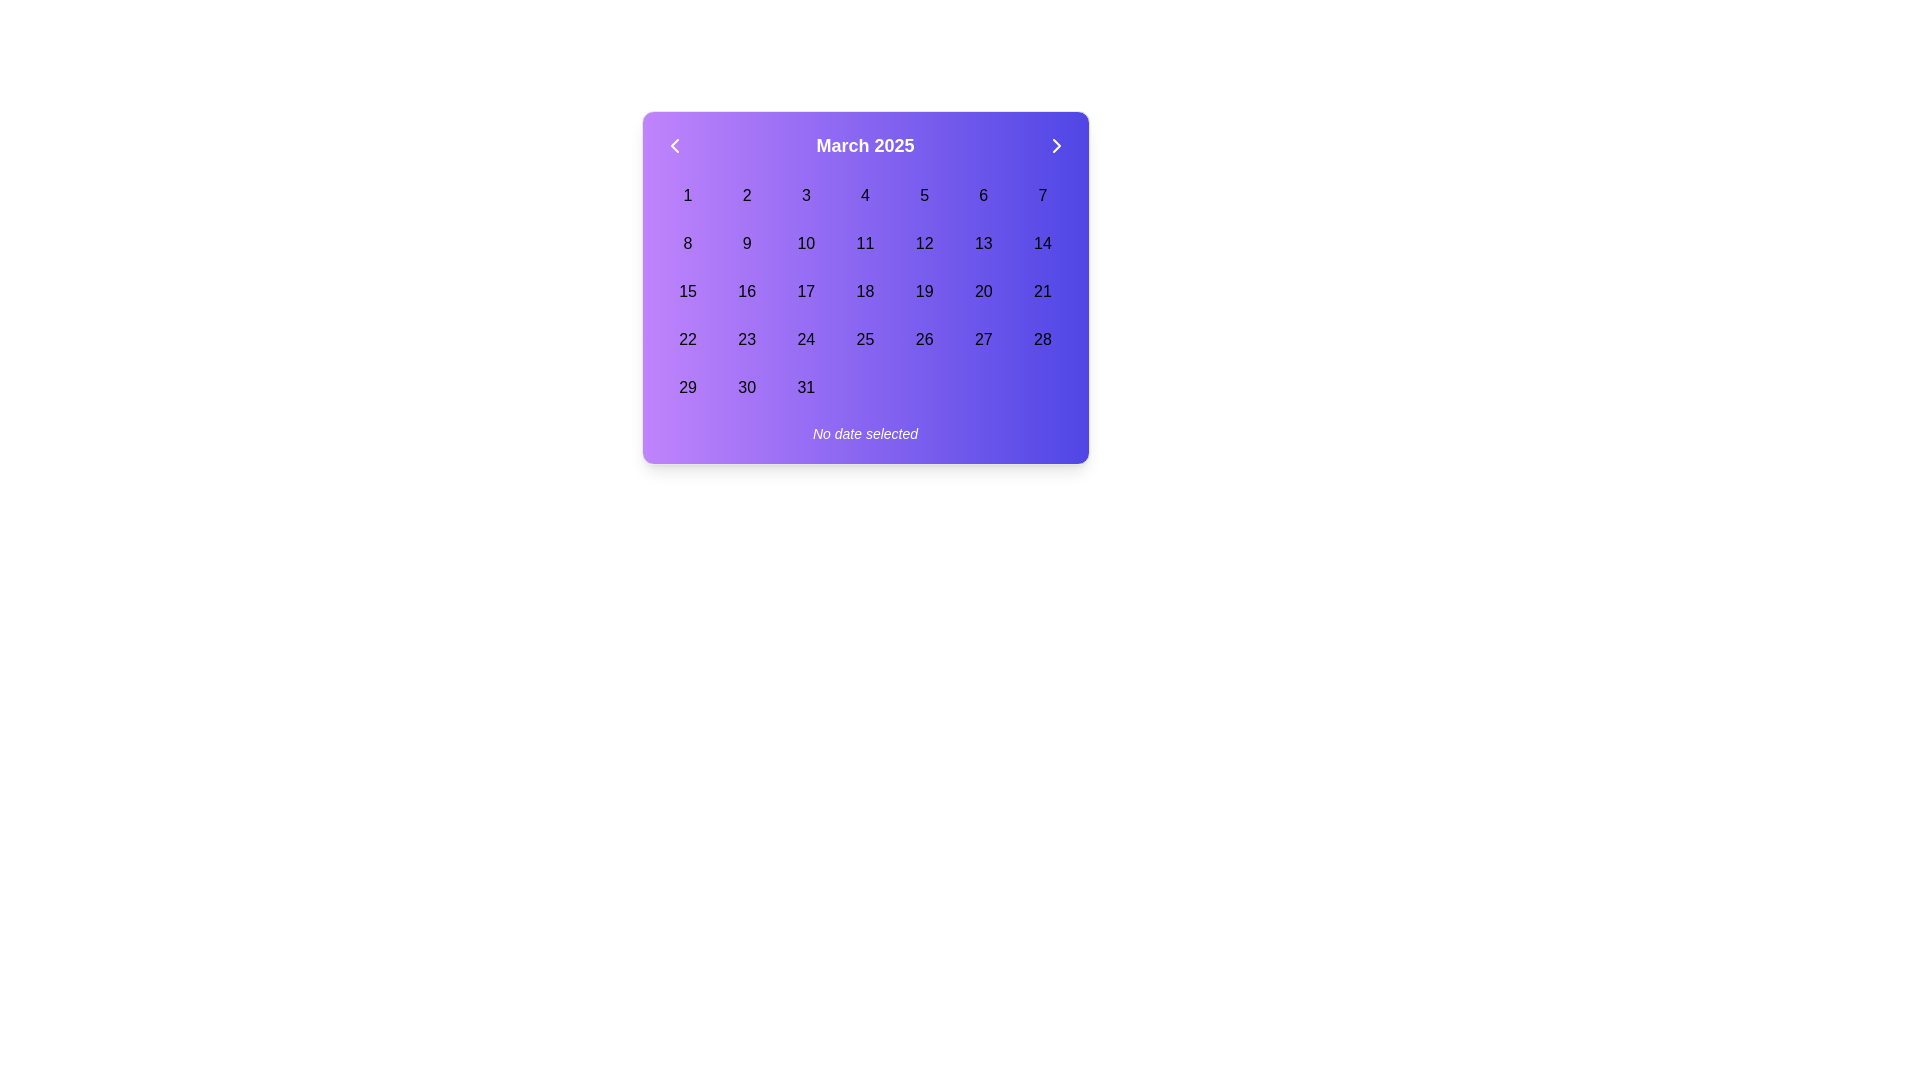 This screenshot has width=1920, height=1080. I want to click on the button representing the 20th day of the month in the calendar interface, so click(983, 292).